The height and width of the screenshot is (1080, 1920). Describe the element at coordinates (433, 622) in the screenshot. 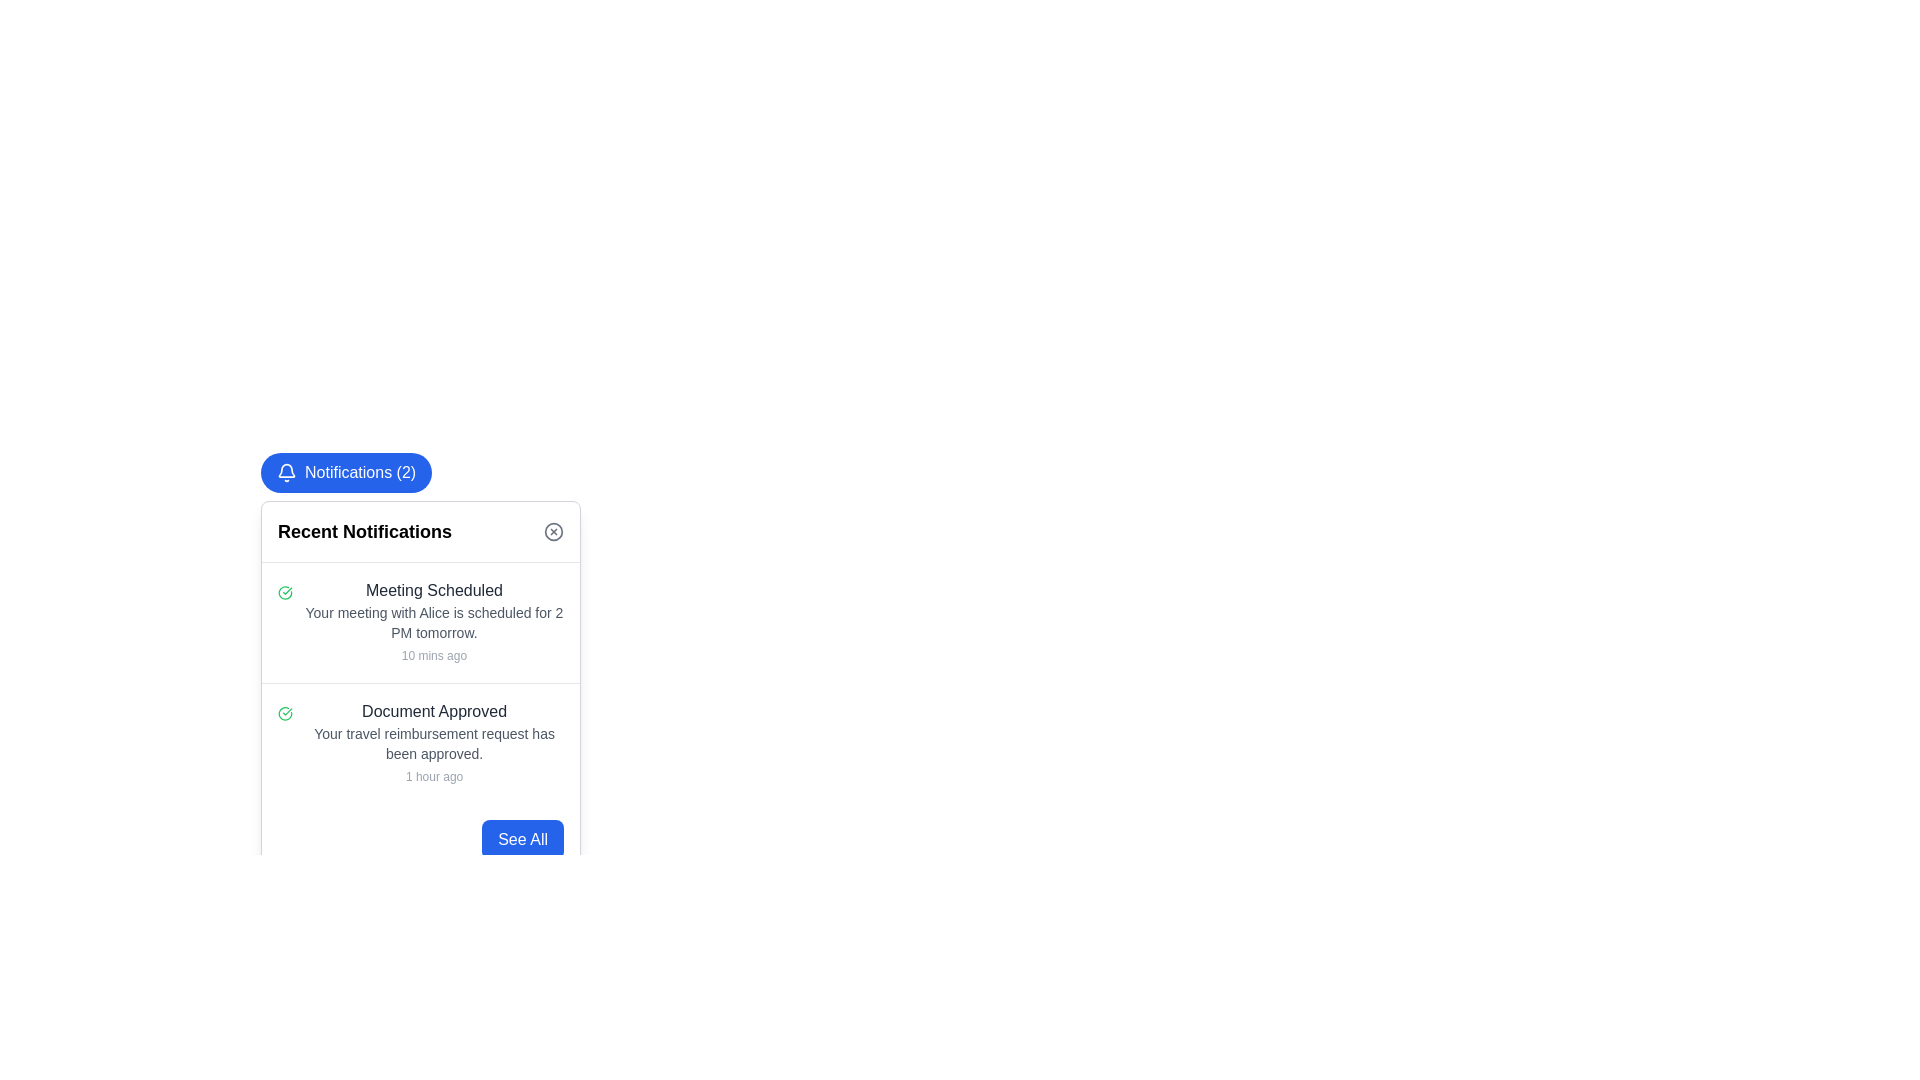

I see `the Notification item that conveys information about a scheduled meeting event located` at that location.